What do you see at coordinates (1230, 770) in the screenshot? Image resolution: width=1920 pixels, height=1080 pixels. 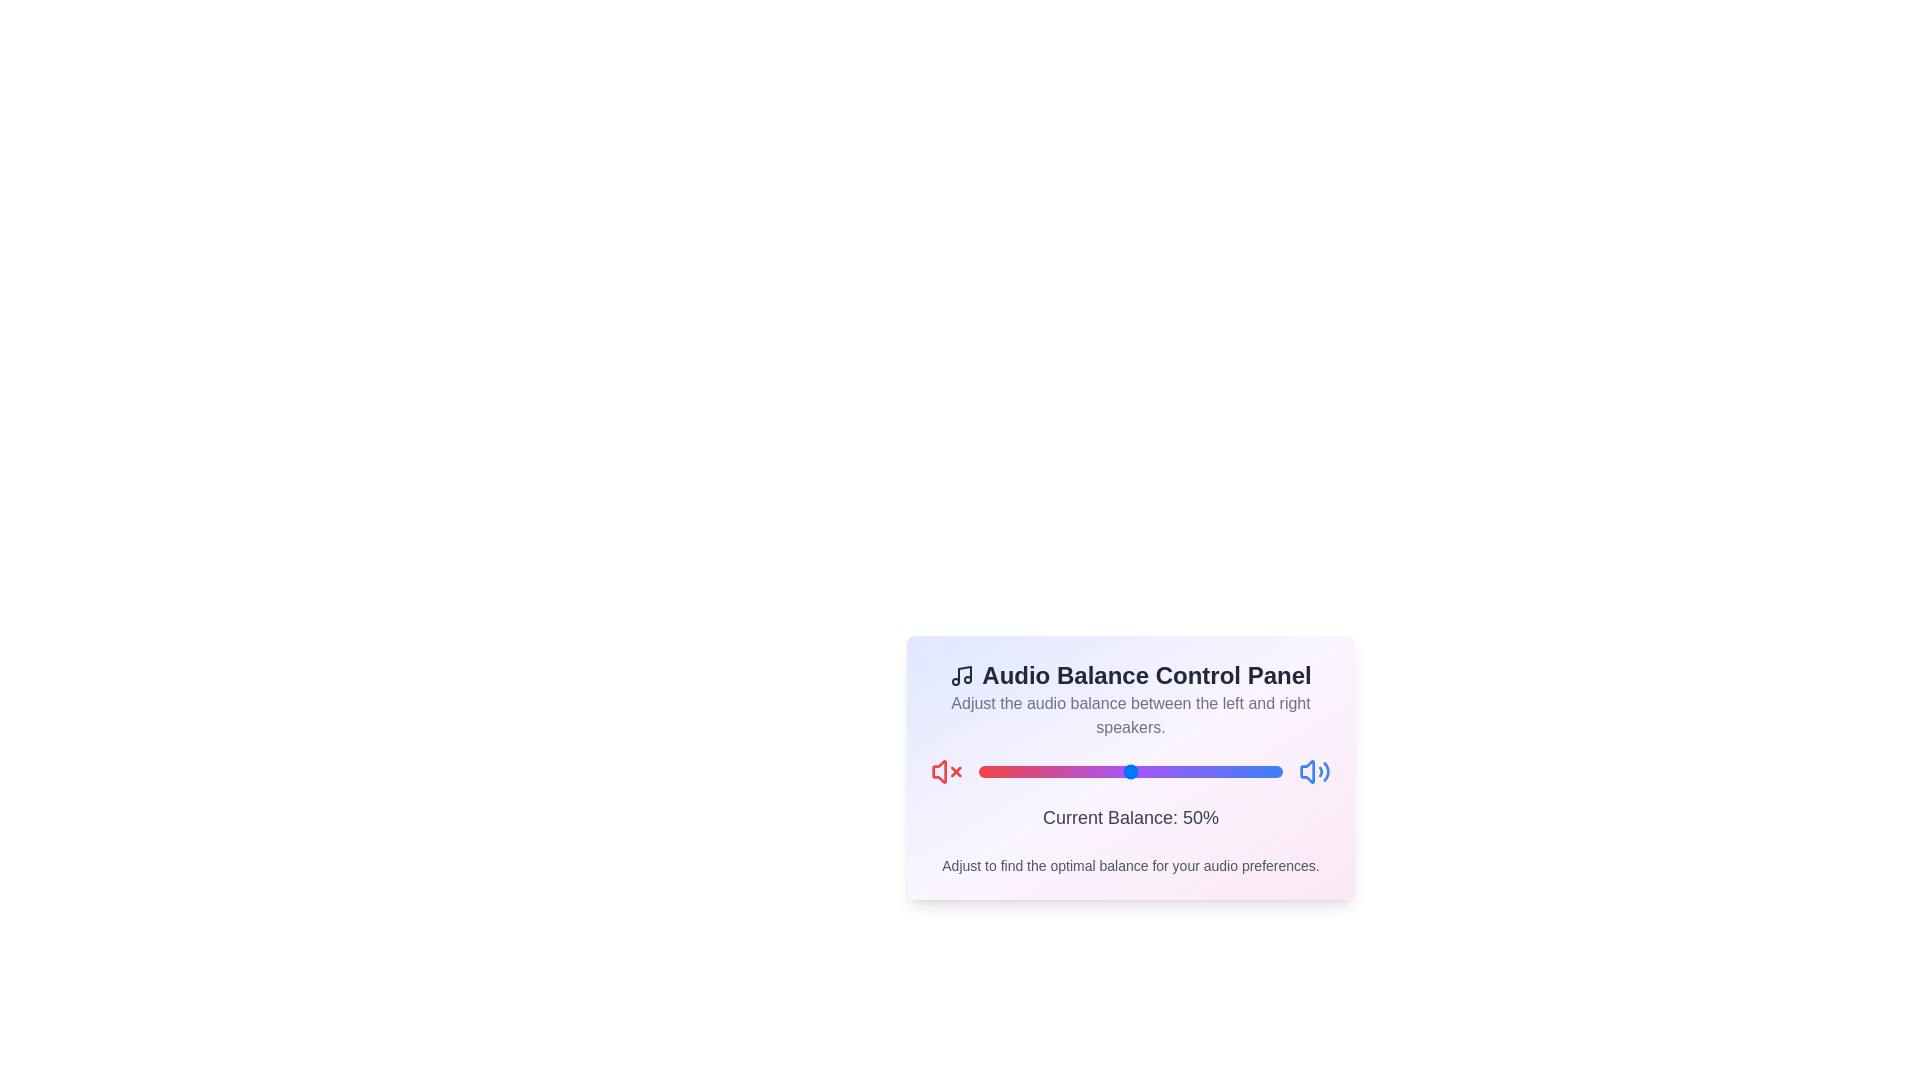 I see `the balance slider to 83%` at bounding box center [1230, 770].